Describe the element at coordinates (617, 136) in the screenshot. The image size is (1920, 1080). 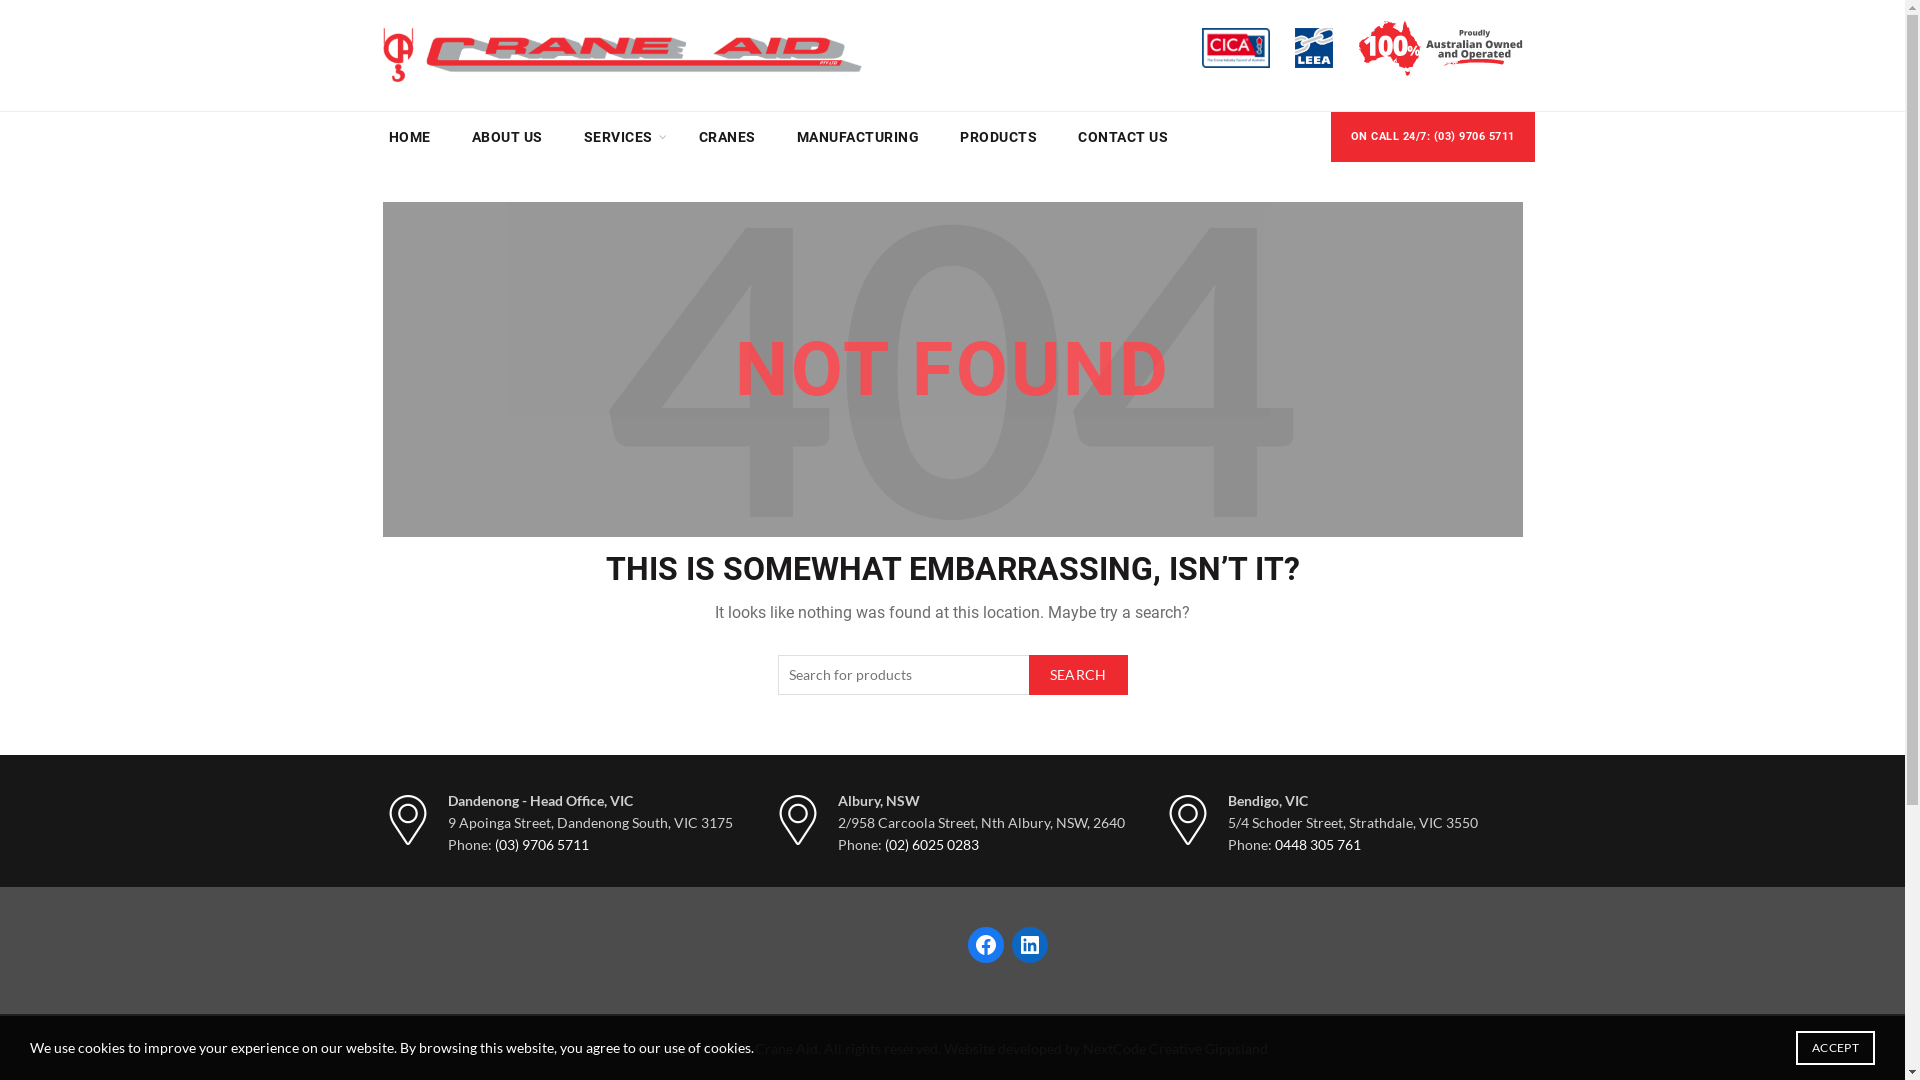
I see `'SERVICES'` at that location.